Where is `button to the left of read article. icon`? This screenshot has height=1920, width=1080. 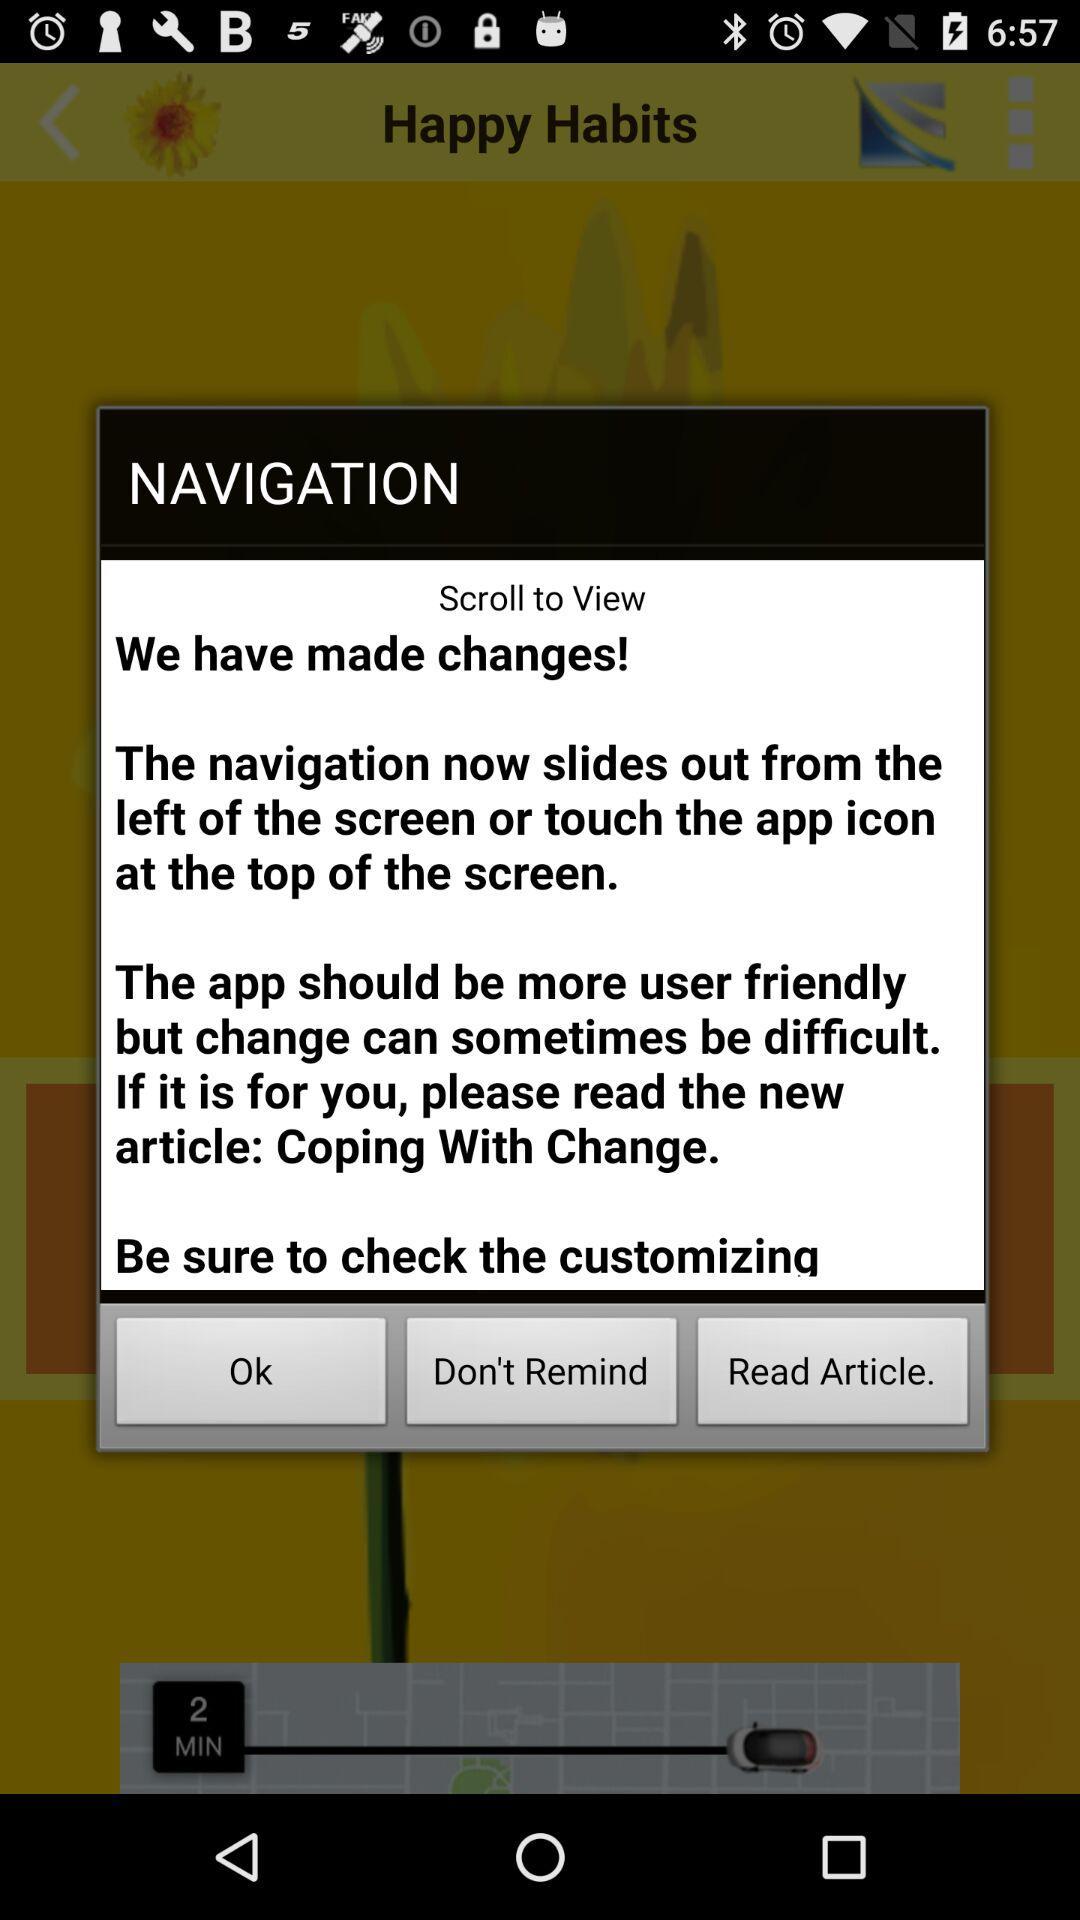 button to the left of read article. icon is located at coordinates (542, 1376).